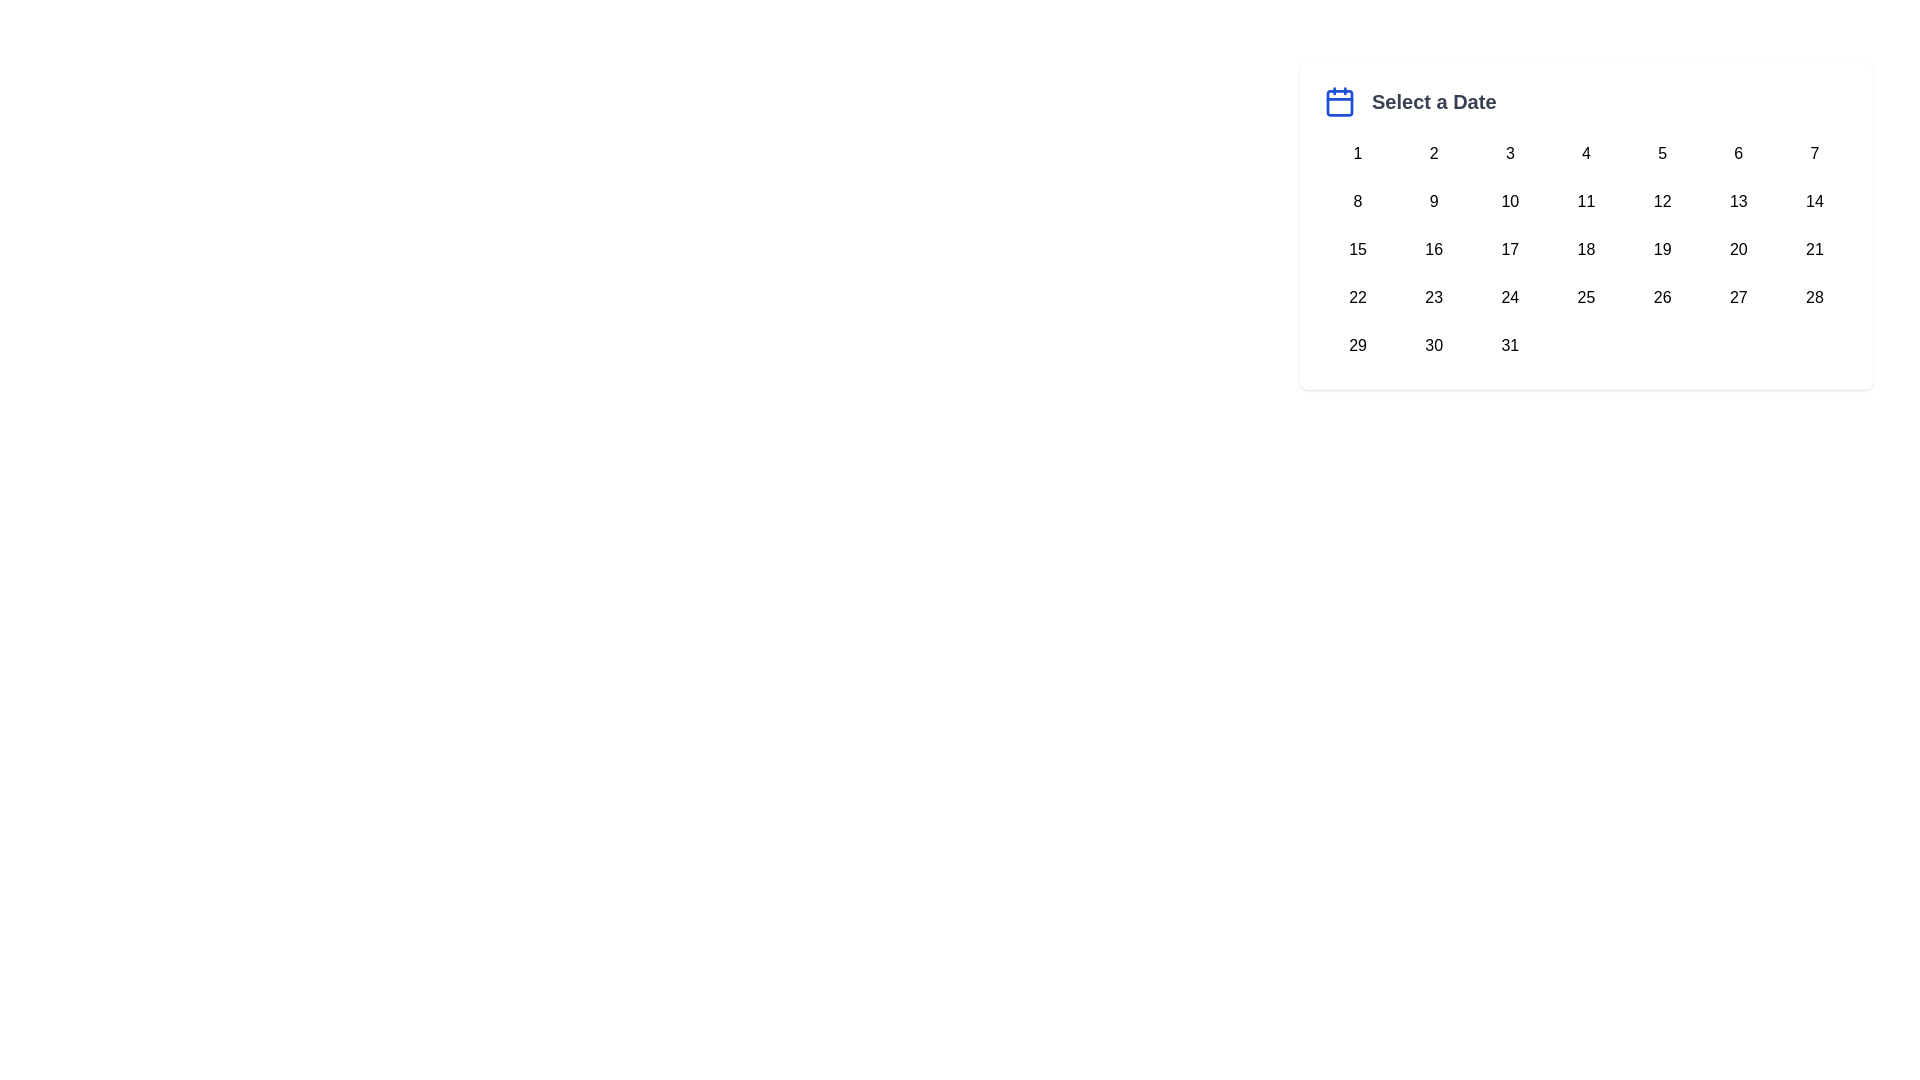 The image size is (1920, 1080). I want to click on the button representing the 27th day in the calendar grid layout, so click(1737, 297).